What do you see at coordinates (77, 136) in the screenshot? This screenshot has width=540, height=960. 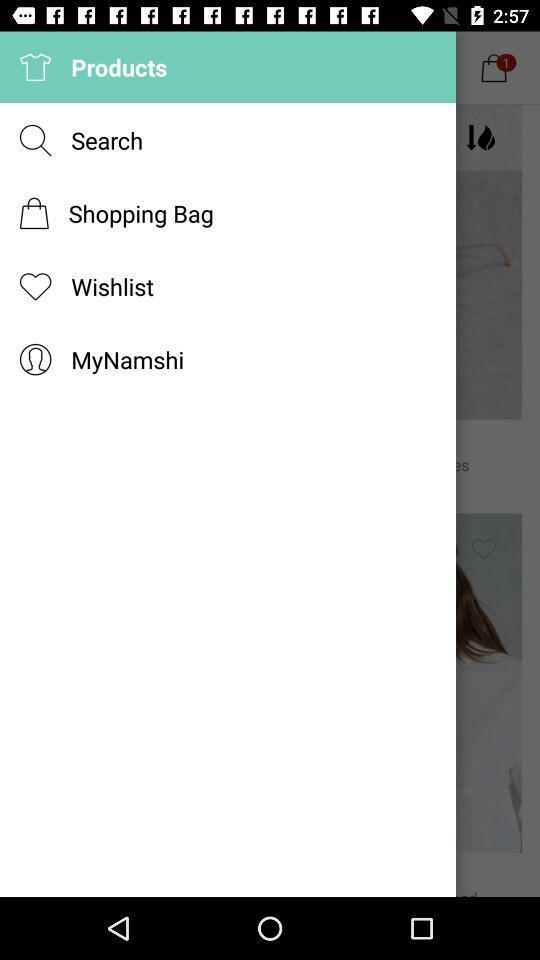 I see `the menu icon` at bounding box center [77, 136].